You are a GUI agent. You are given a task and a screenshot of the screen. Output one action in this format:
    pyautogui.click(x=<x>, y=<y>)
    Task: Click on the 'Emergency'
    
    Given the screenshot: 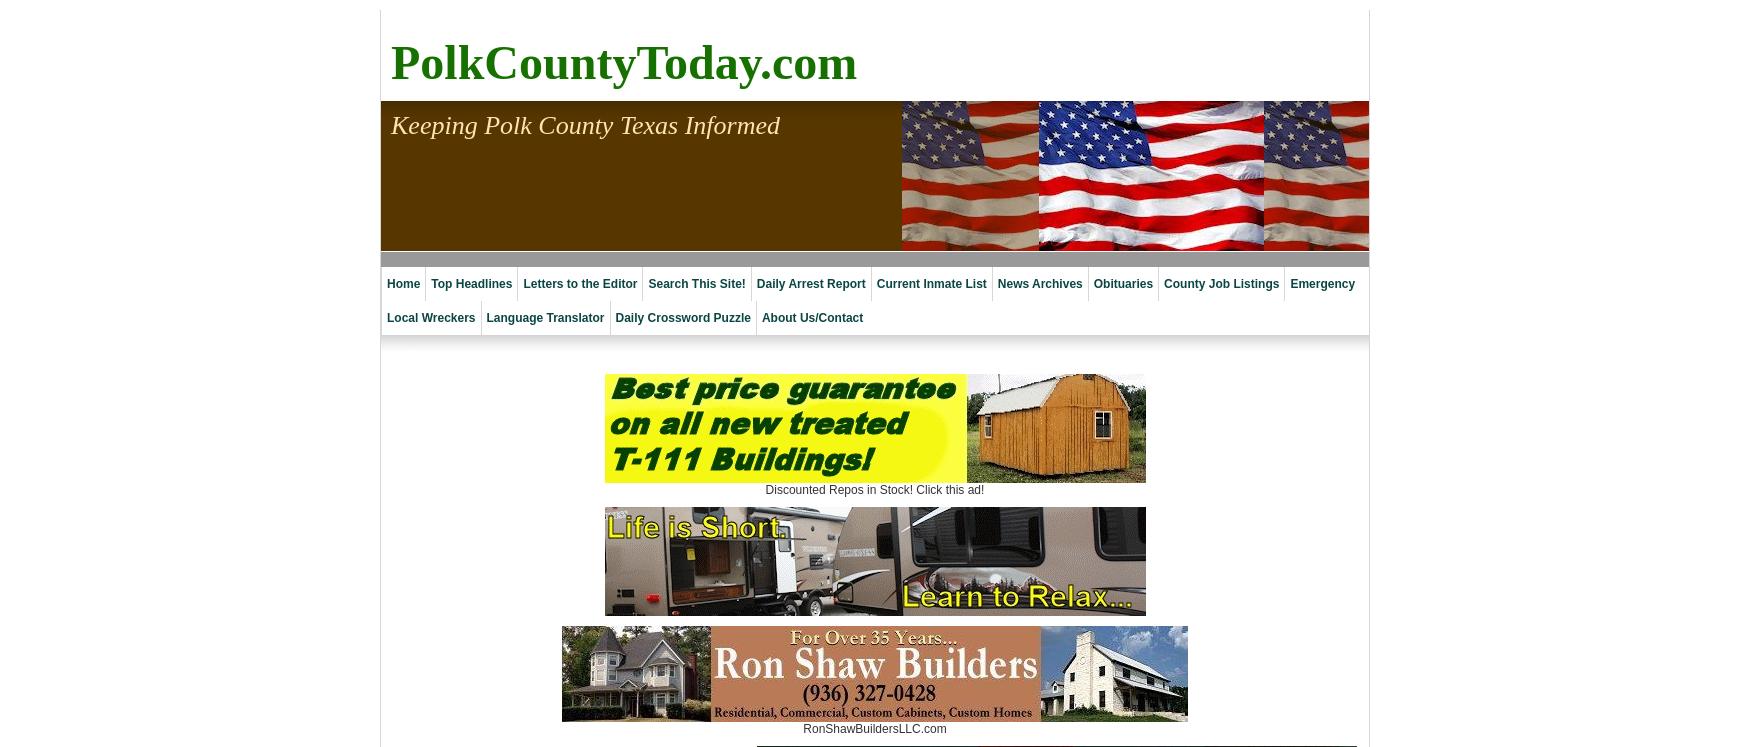 What is the action you would take?
    pyautogui.click(x=1322, y=284)
    